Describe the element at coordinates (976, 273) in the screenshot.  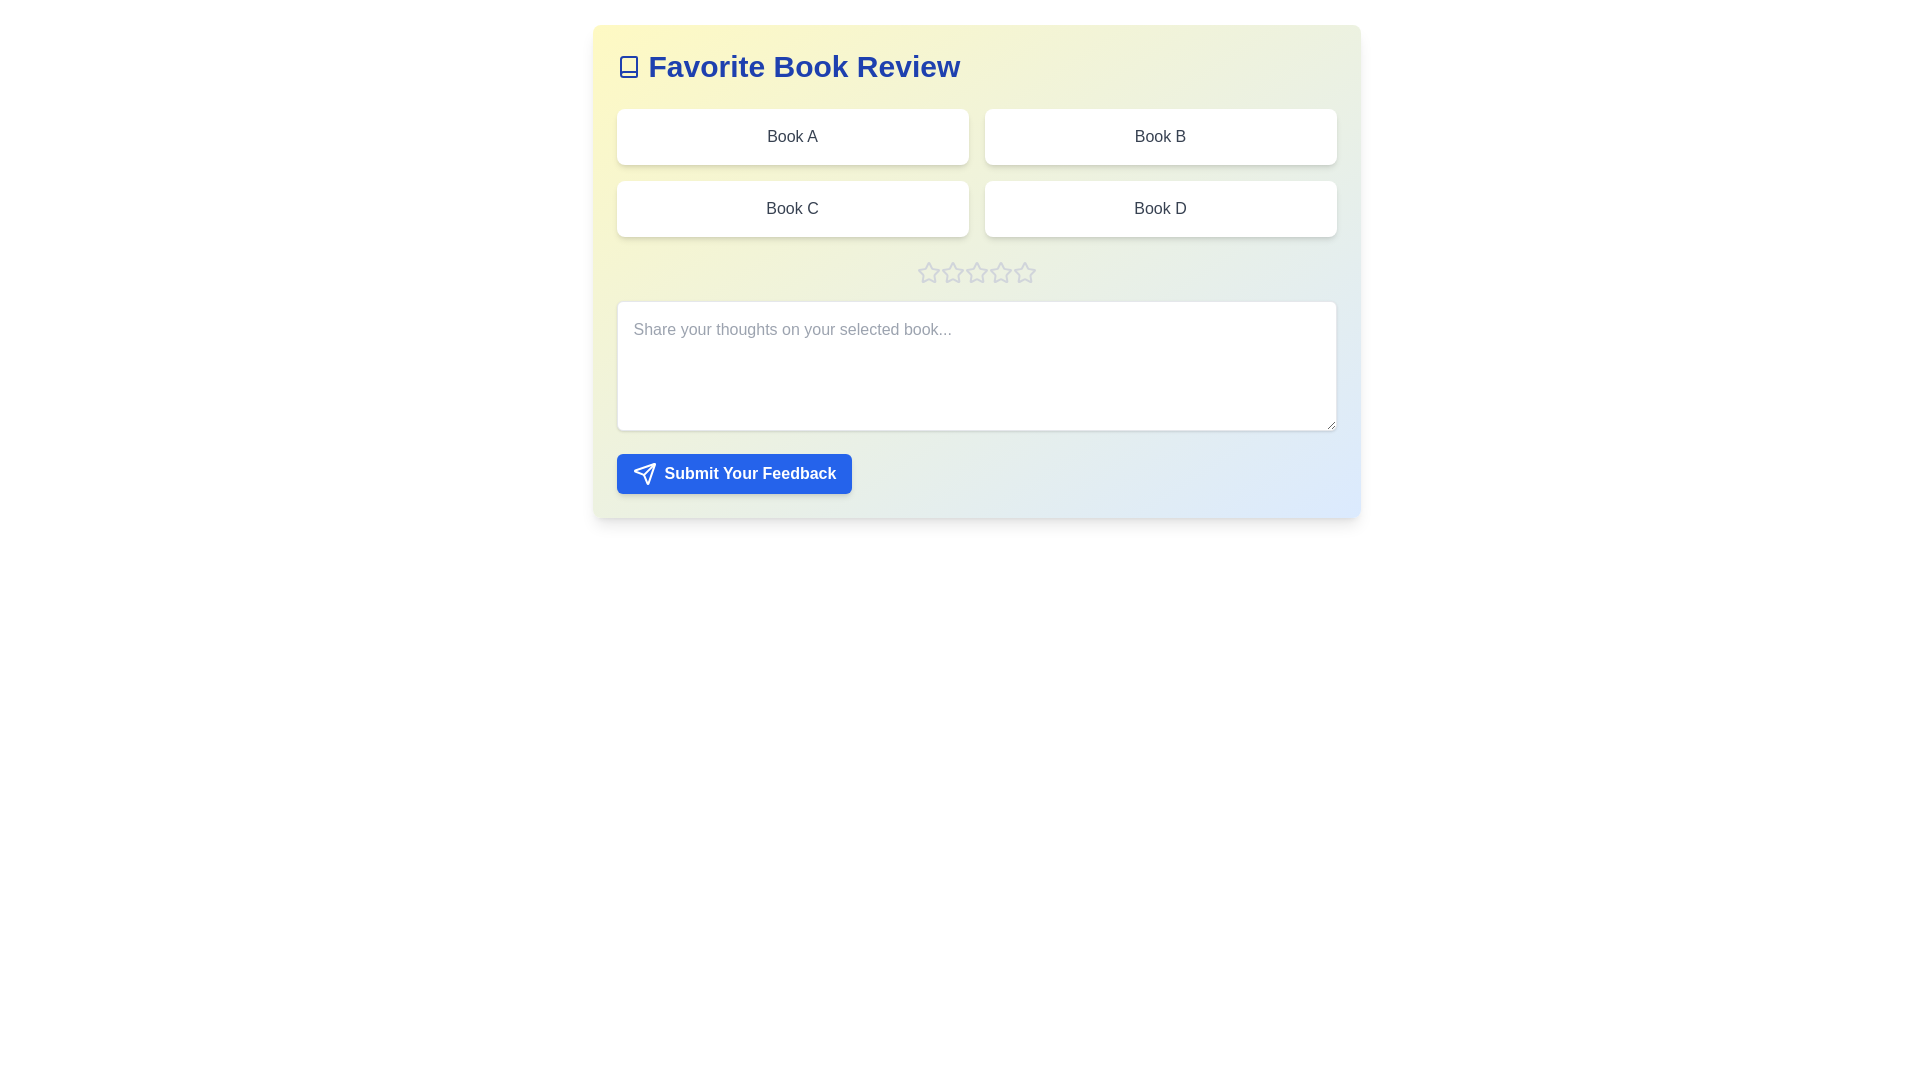
I see `the book rating to 3 stars` at that location.